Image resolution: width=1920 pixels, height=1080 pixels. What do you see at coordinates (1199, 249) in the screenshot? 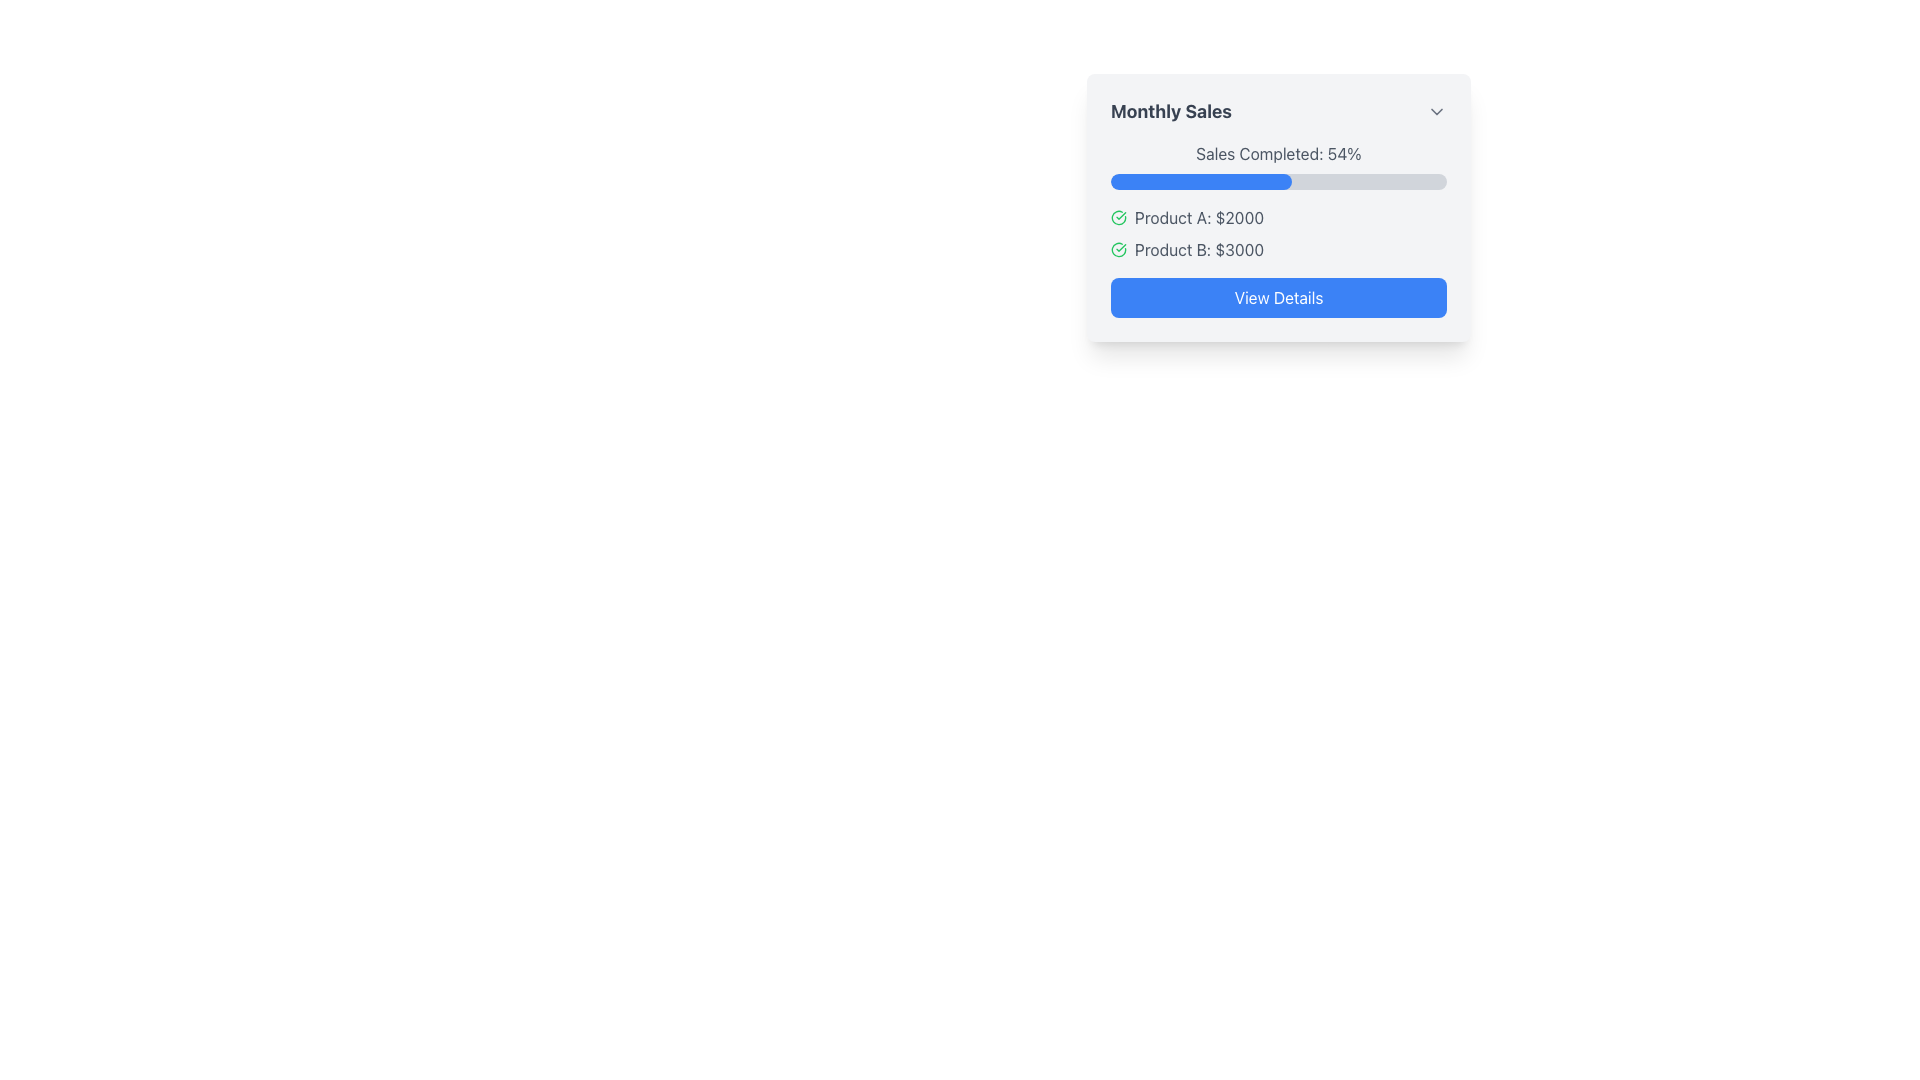
I see `the text displaying the sales value for 'Product B', which is located in the second row under the label 'Monthly Sales'` at bounding box center [1199, 249].